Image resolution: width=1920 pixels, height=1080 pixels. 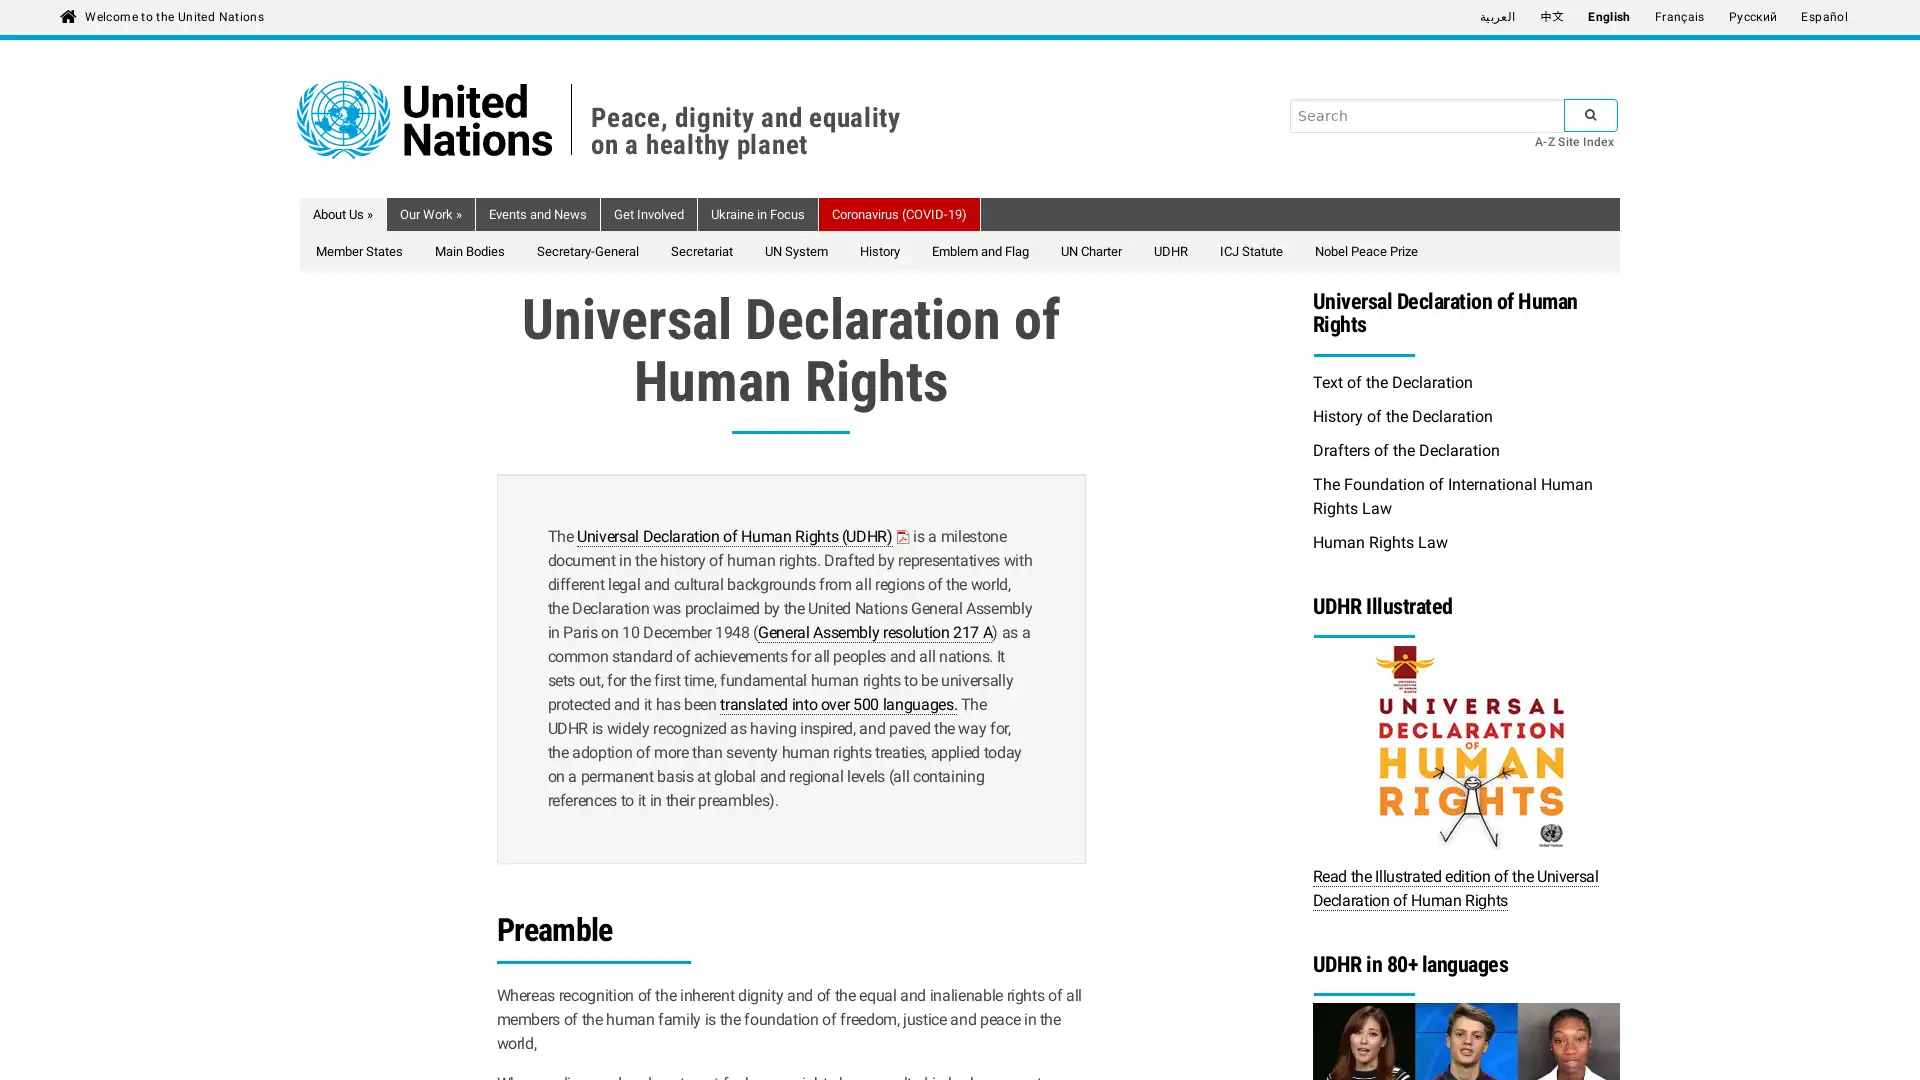 What do you see at coordinates (1589, 115) in the screenshot?
I see `SUBMIT SEARCH` at bounding box center [1589, 115].